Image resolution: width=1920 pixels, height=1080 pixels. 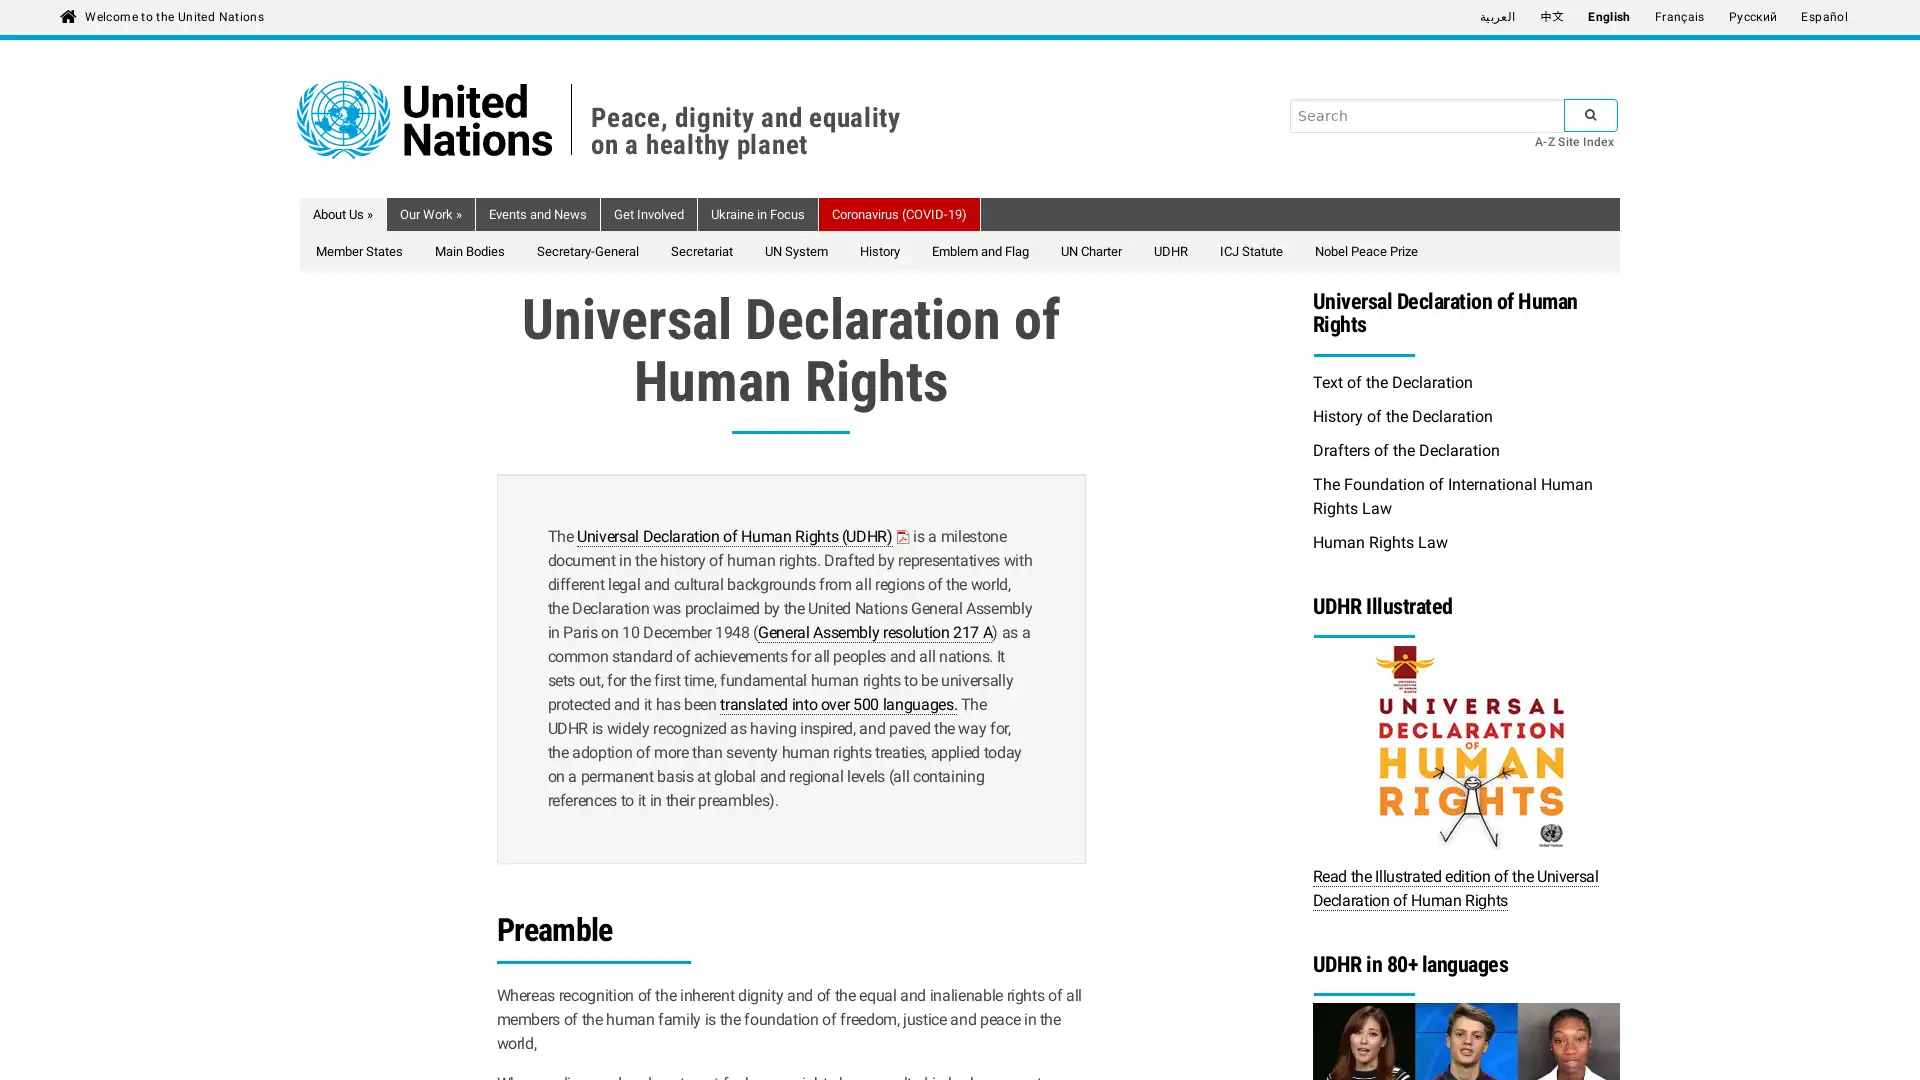 What do you see at coordinates (1589, 115) in the screenshot?
I see `SUBMIT SEARCH` at bounding box center [1589, 115].